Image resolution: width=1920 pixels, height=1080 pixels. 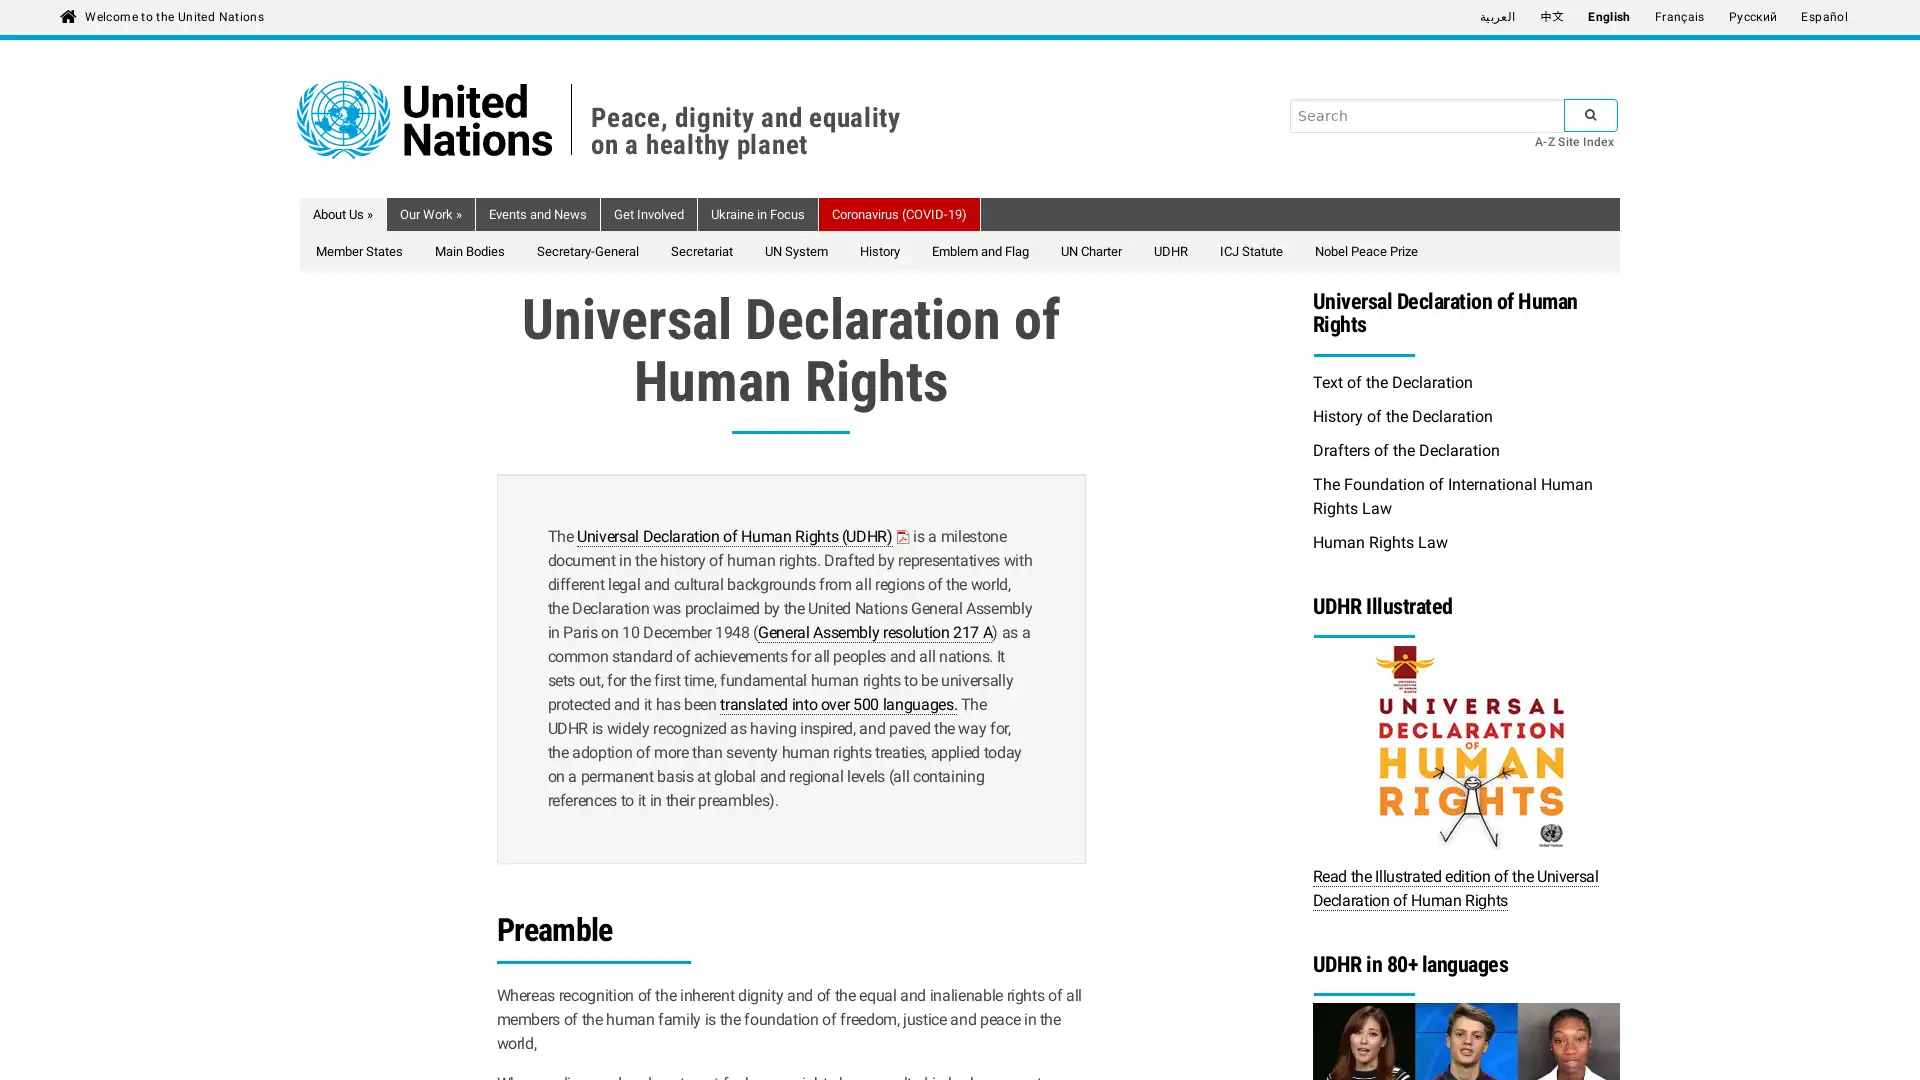 What do you see at coordinates (1589, 115) in the screenshot?
I see `SUBMIT SEARCH` at bounding box center [1589, 115].